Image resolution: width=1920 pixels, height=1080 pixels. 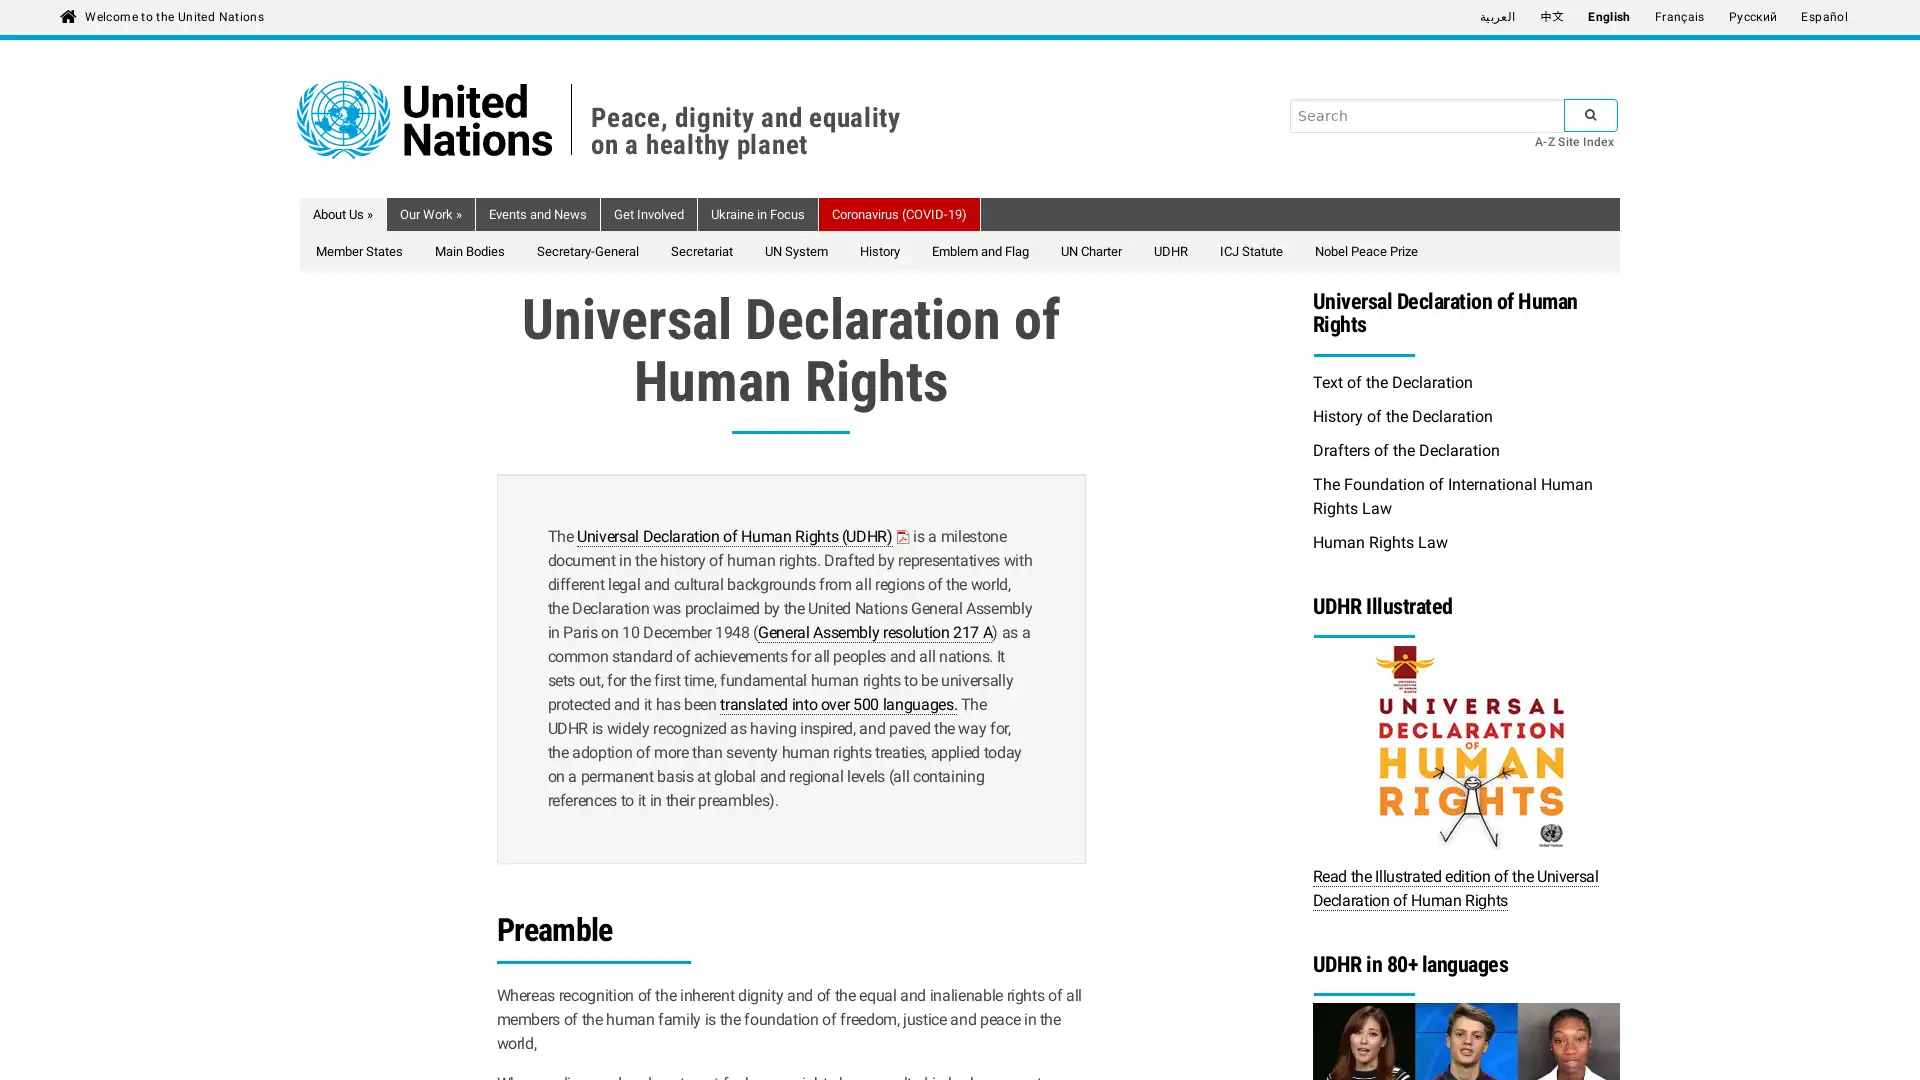 What do you see at coordinates (1589, 115) in the screenshot?
I see `SUBMIT SEARCH` at bounding box center [1589, 115].